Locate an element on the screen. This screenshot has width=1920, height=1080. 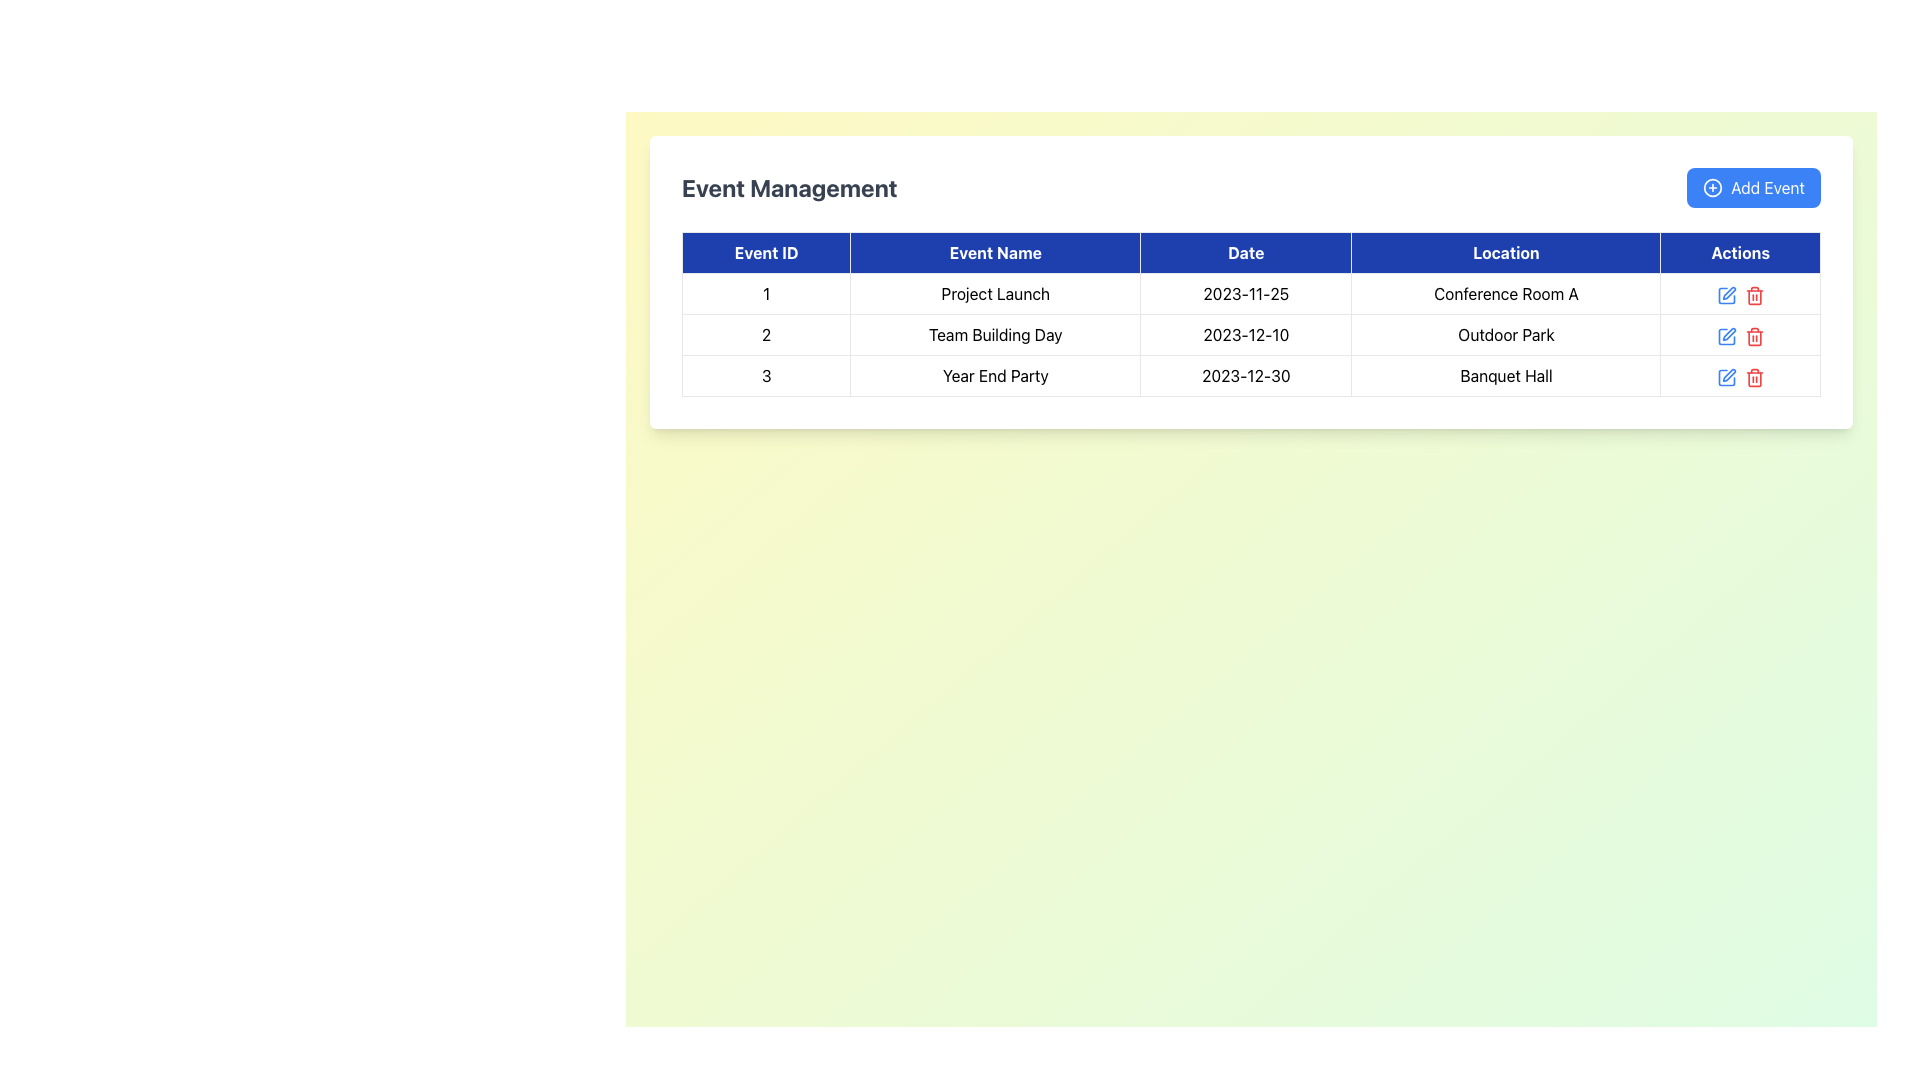
the red trash icon button in the 'Actions' column of the second row in the events table is located at coordinates (1753, 334).